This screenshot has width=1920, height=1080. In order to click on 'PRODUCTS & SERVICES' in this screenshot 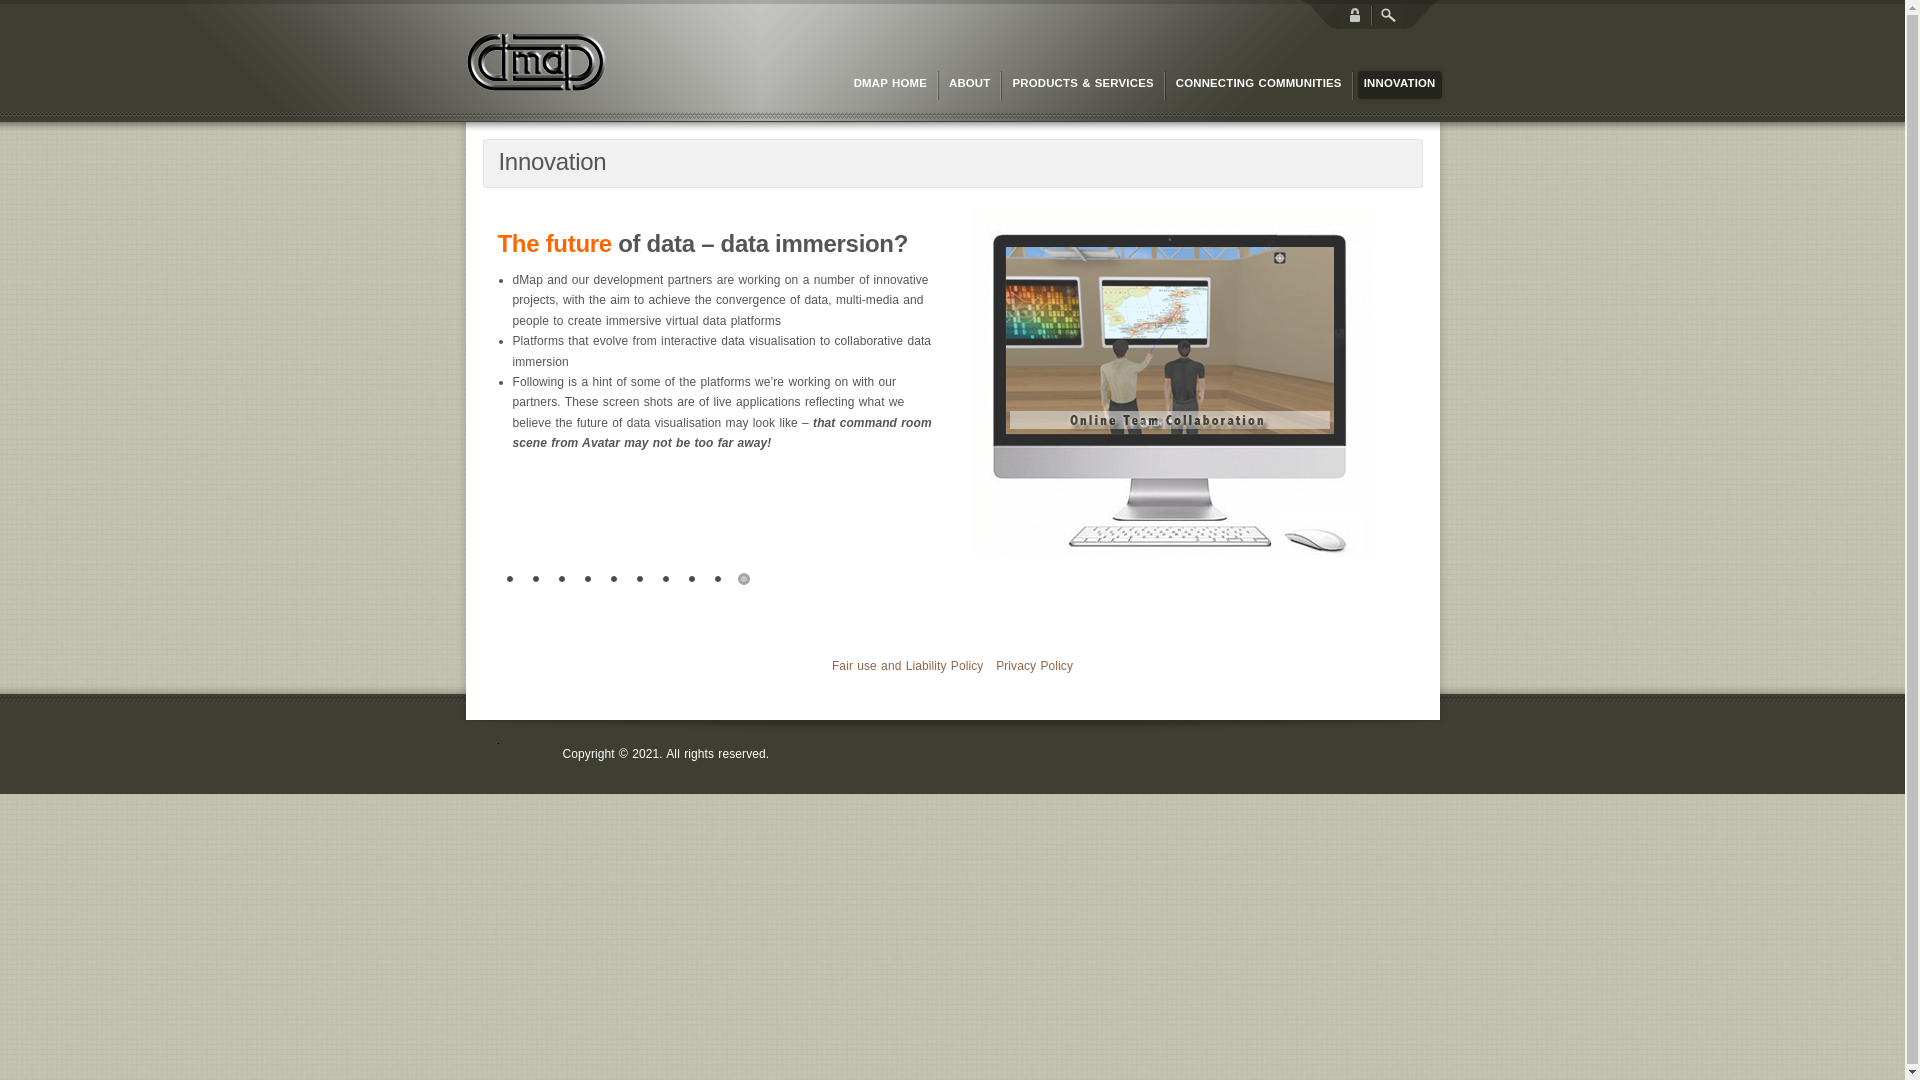, I will do `click(1081, 83)`.